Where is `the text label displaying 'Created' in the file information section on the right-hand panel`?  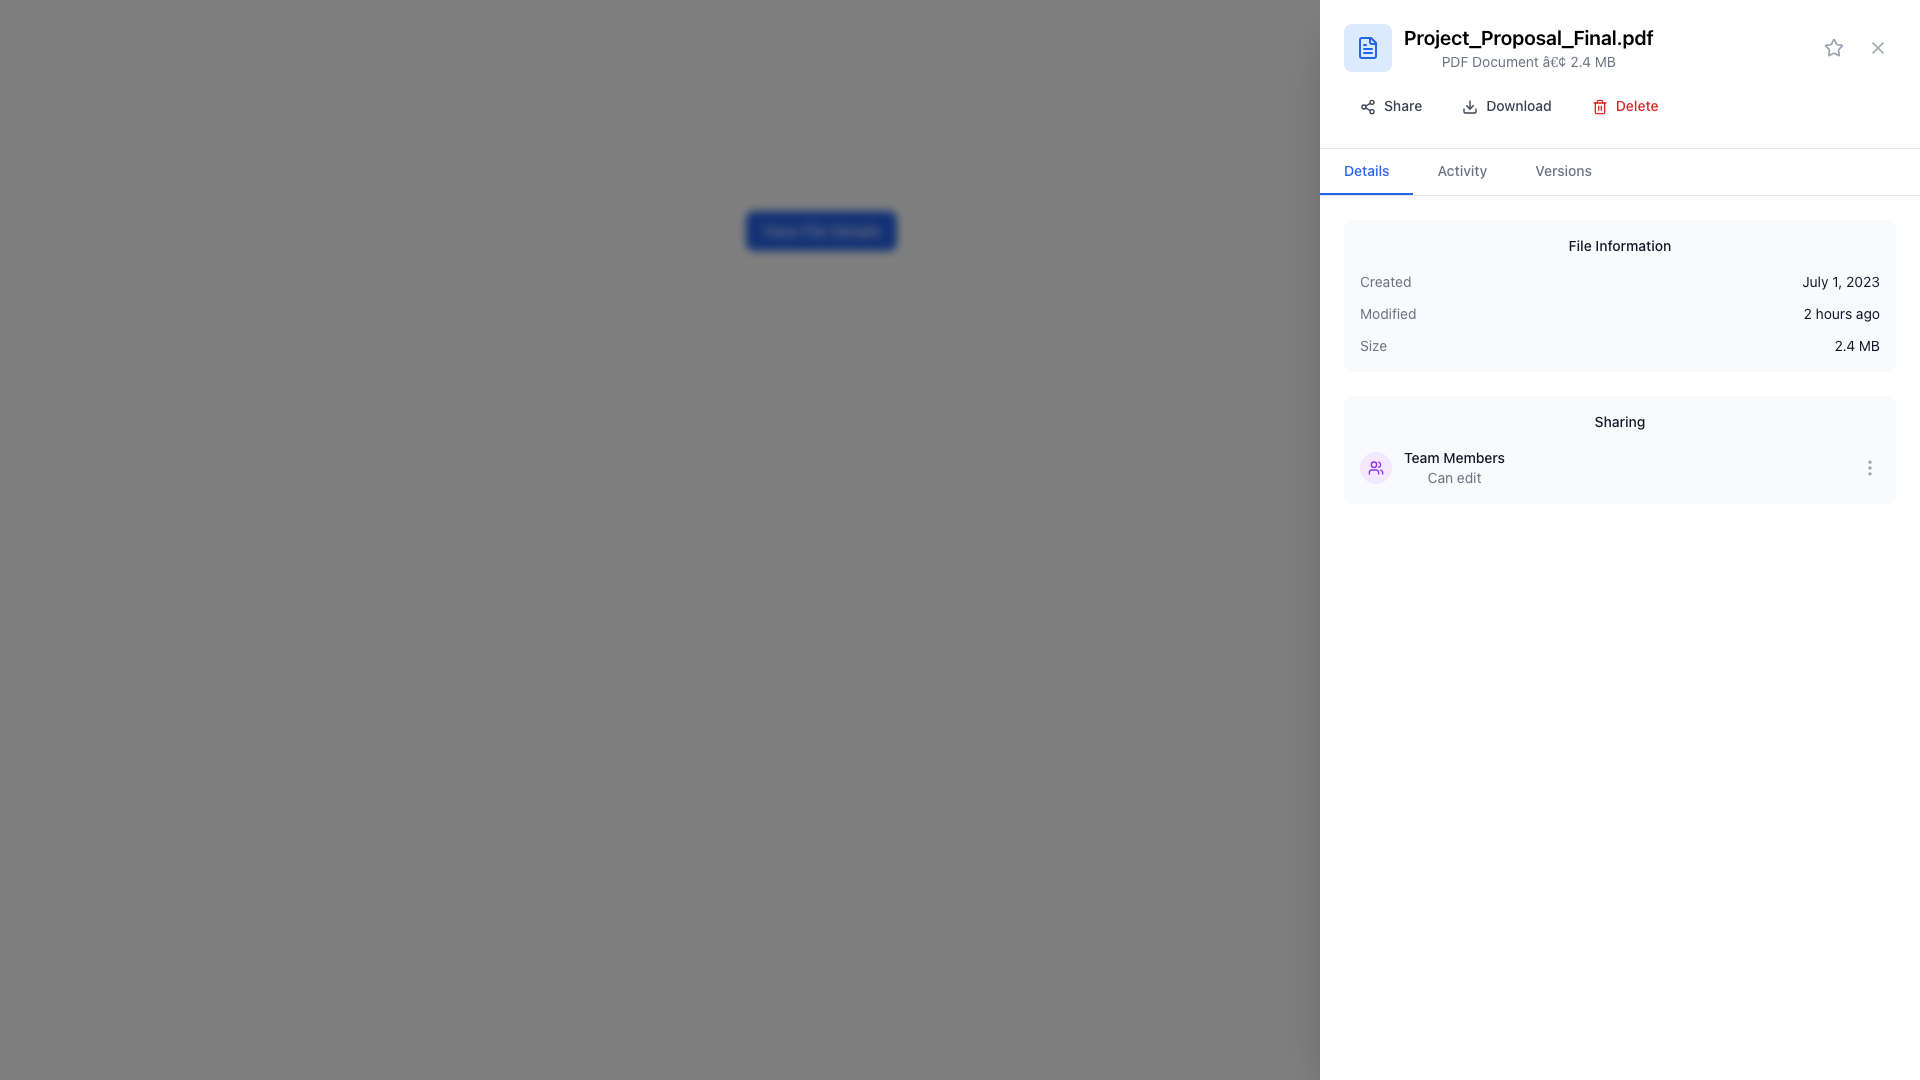
the text label displaying 'Created' in the file information section on the right-hand panel is located at coordinates (1384, 281).